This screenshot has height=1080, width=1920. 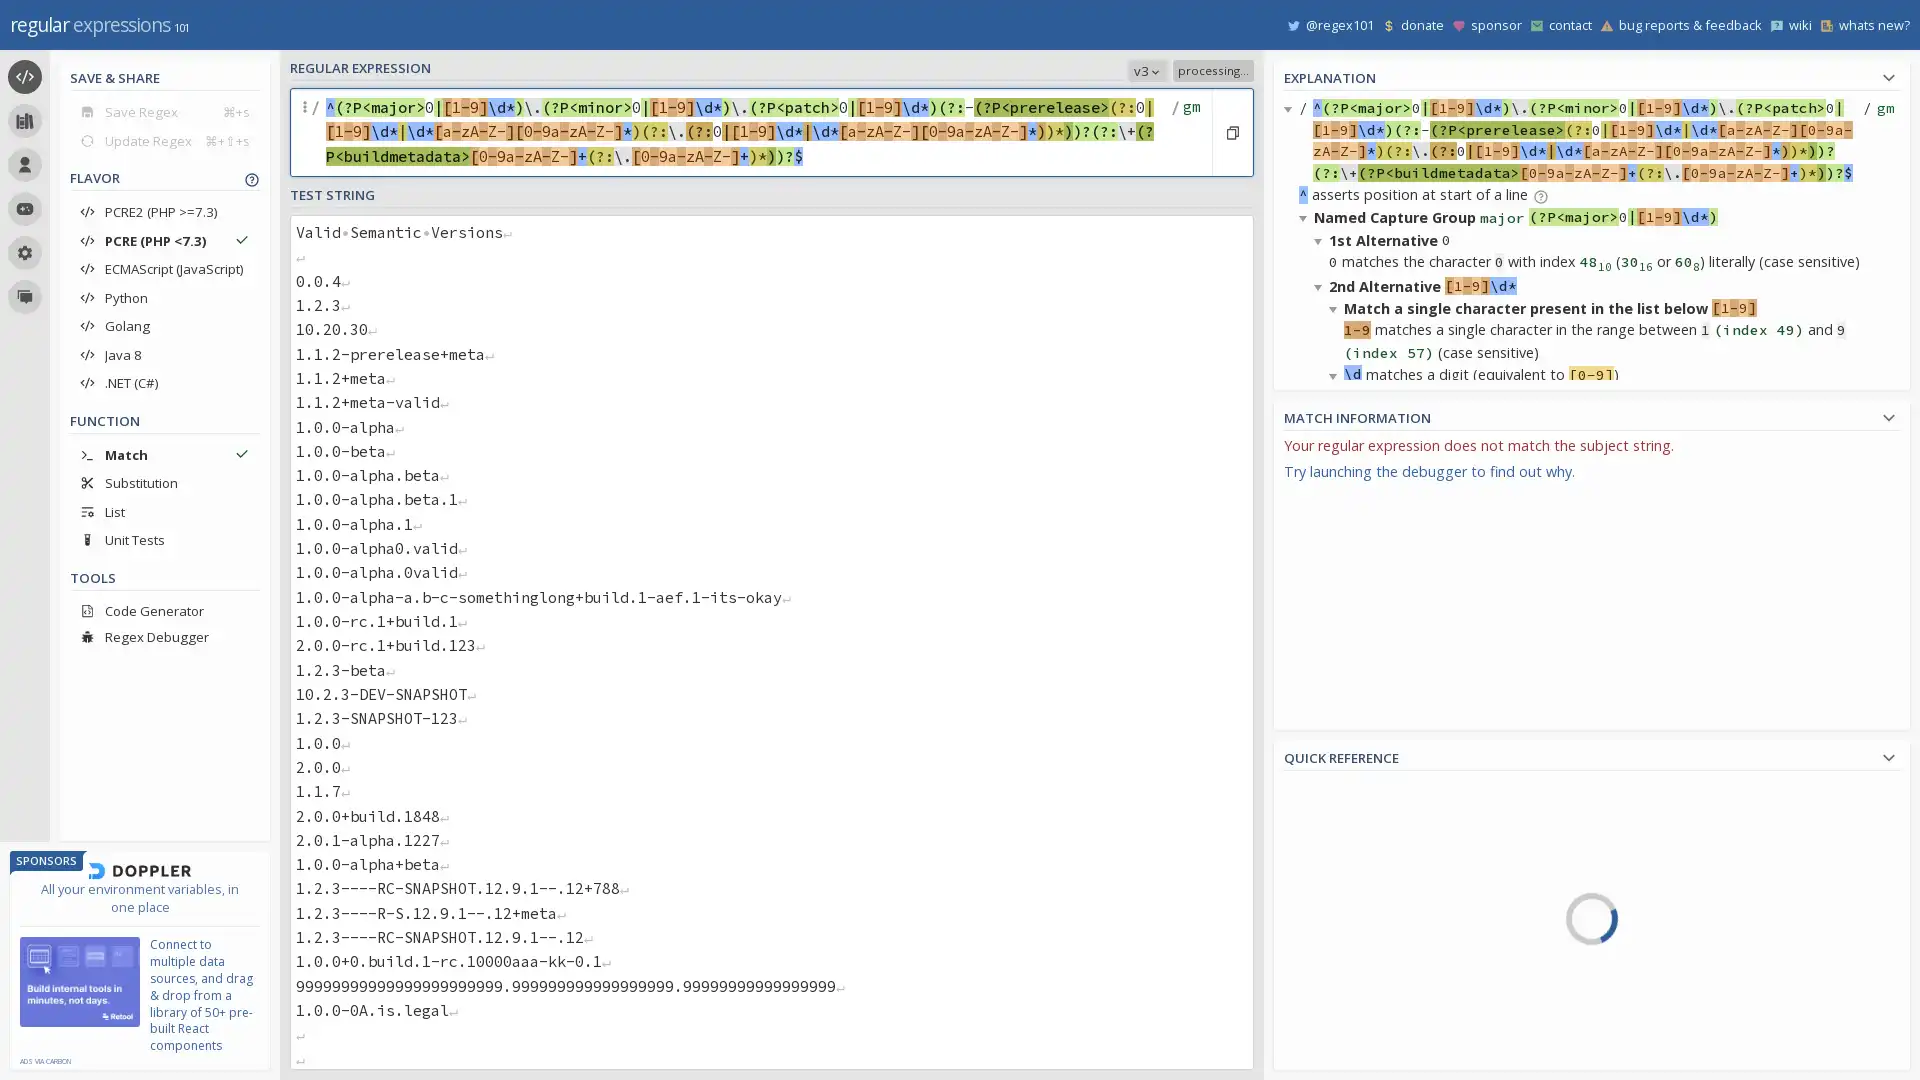 I want to click on A character not in the range: a-z [^a-z], so click(x=1691, y=876).